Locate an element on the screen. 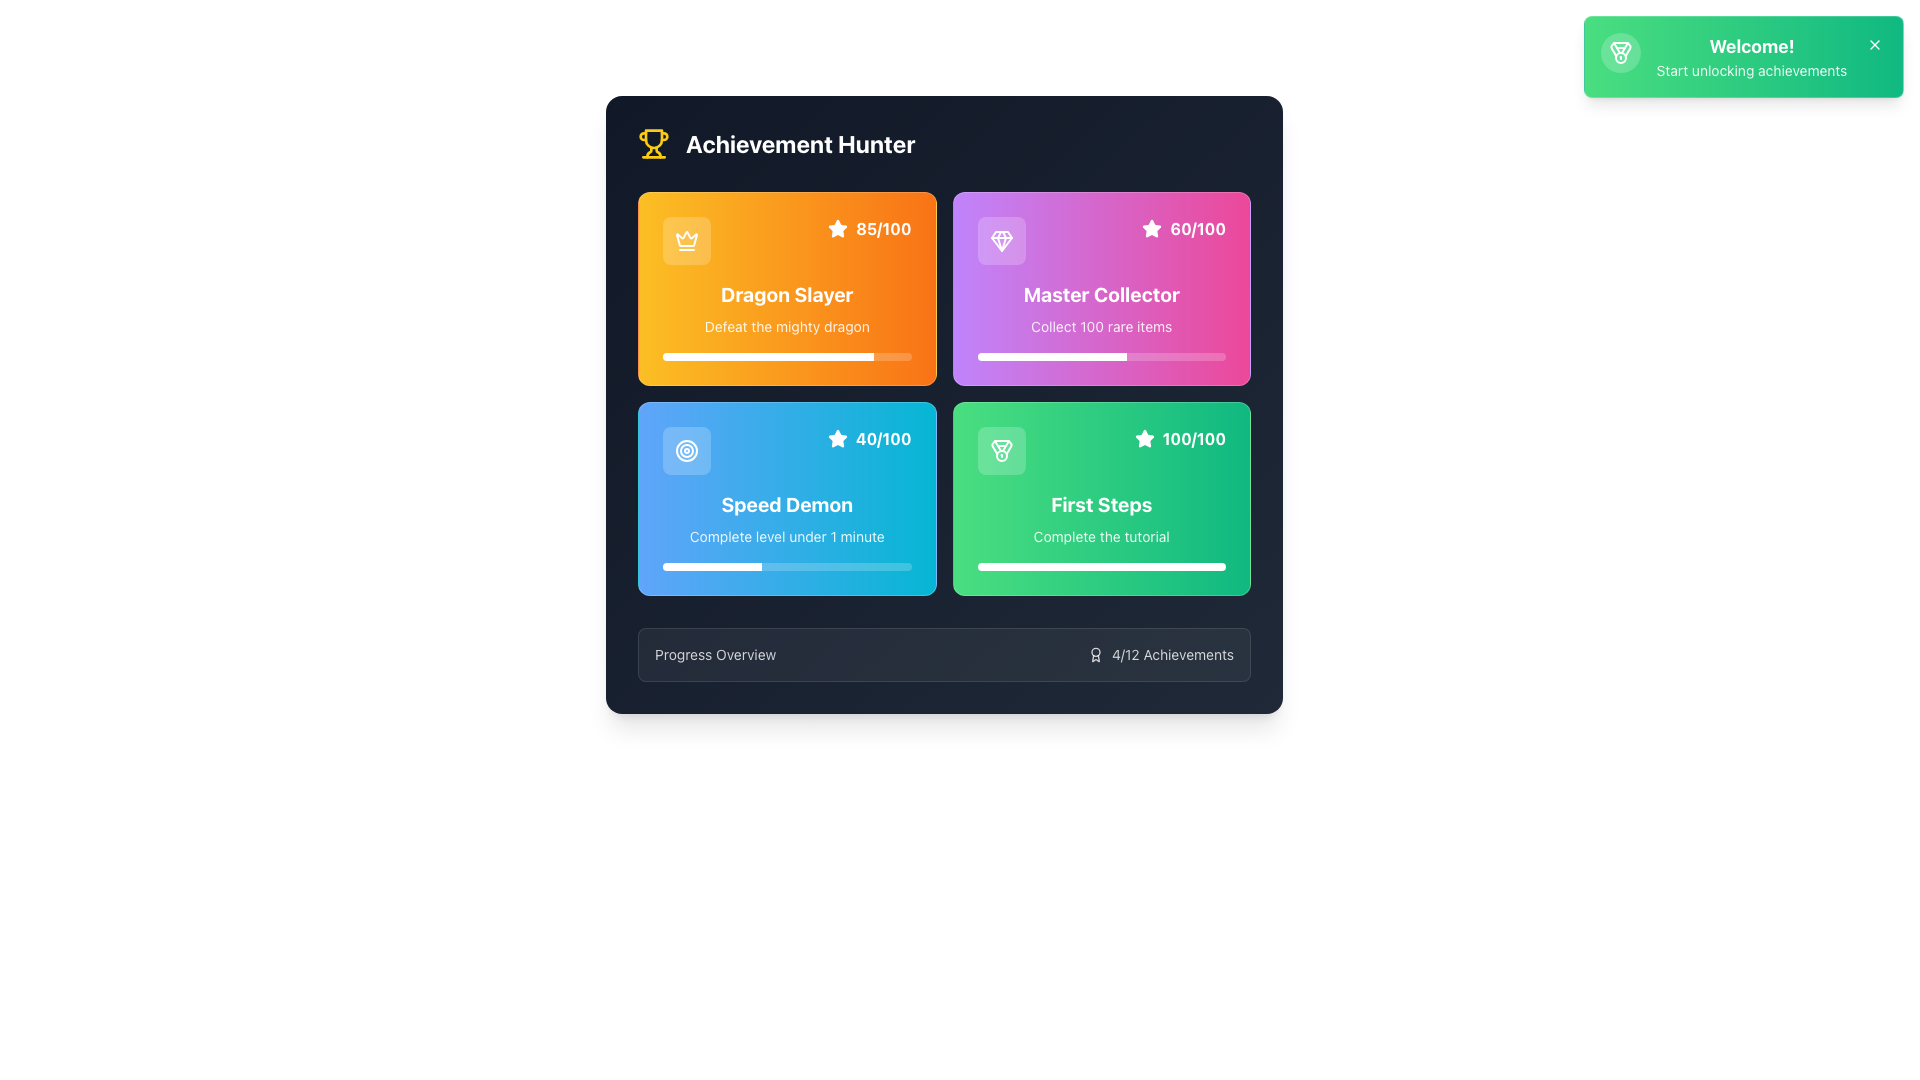 Image resolution: width=1920 pixels, height=1080 pixels. the progress of the 'Dragon Slayer' achievement is located at coordinates (778, 356).